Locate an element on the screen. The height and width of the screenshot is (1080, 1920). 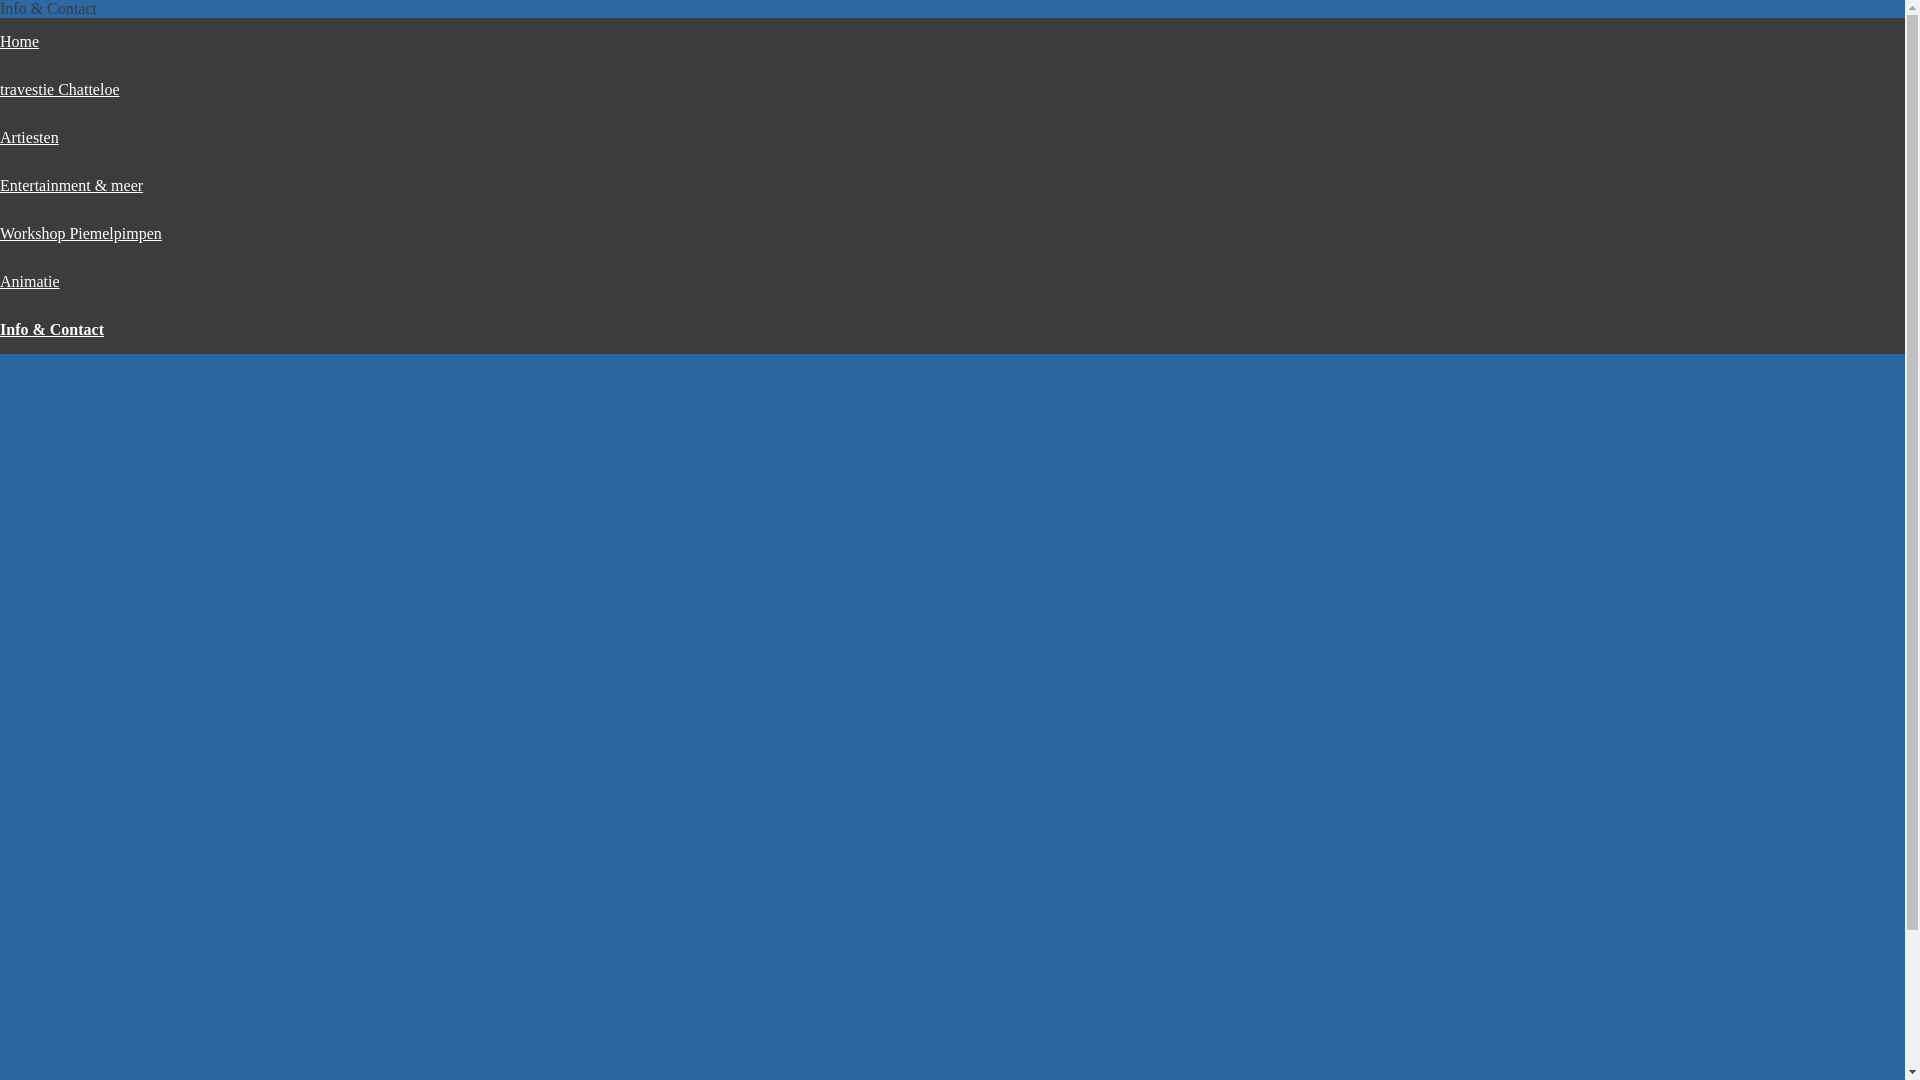
'Home' is located at coordinates (19, 41).